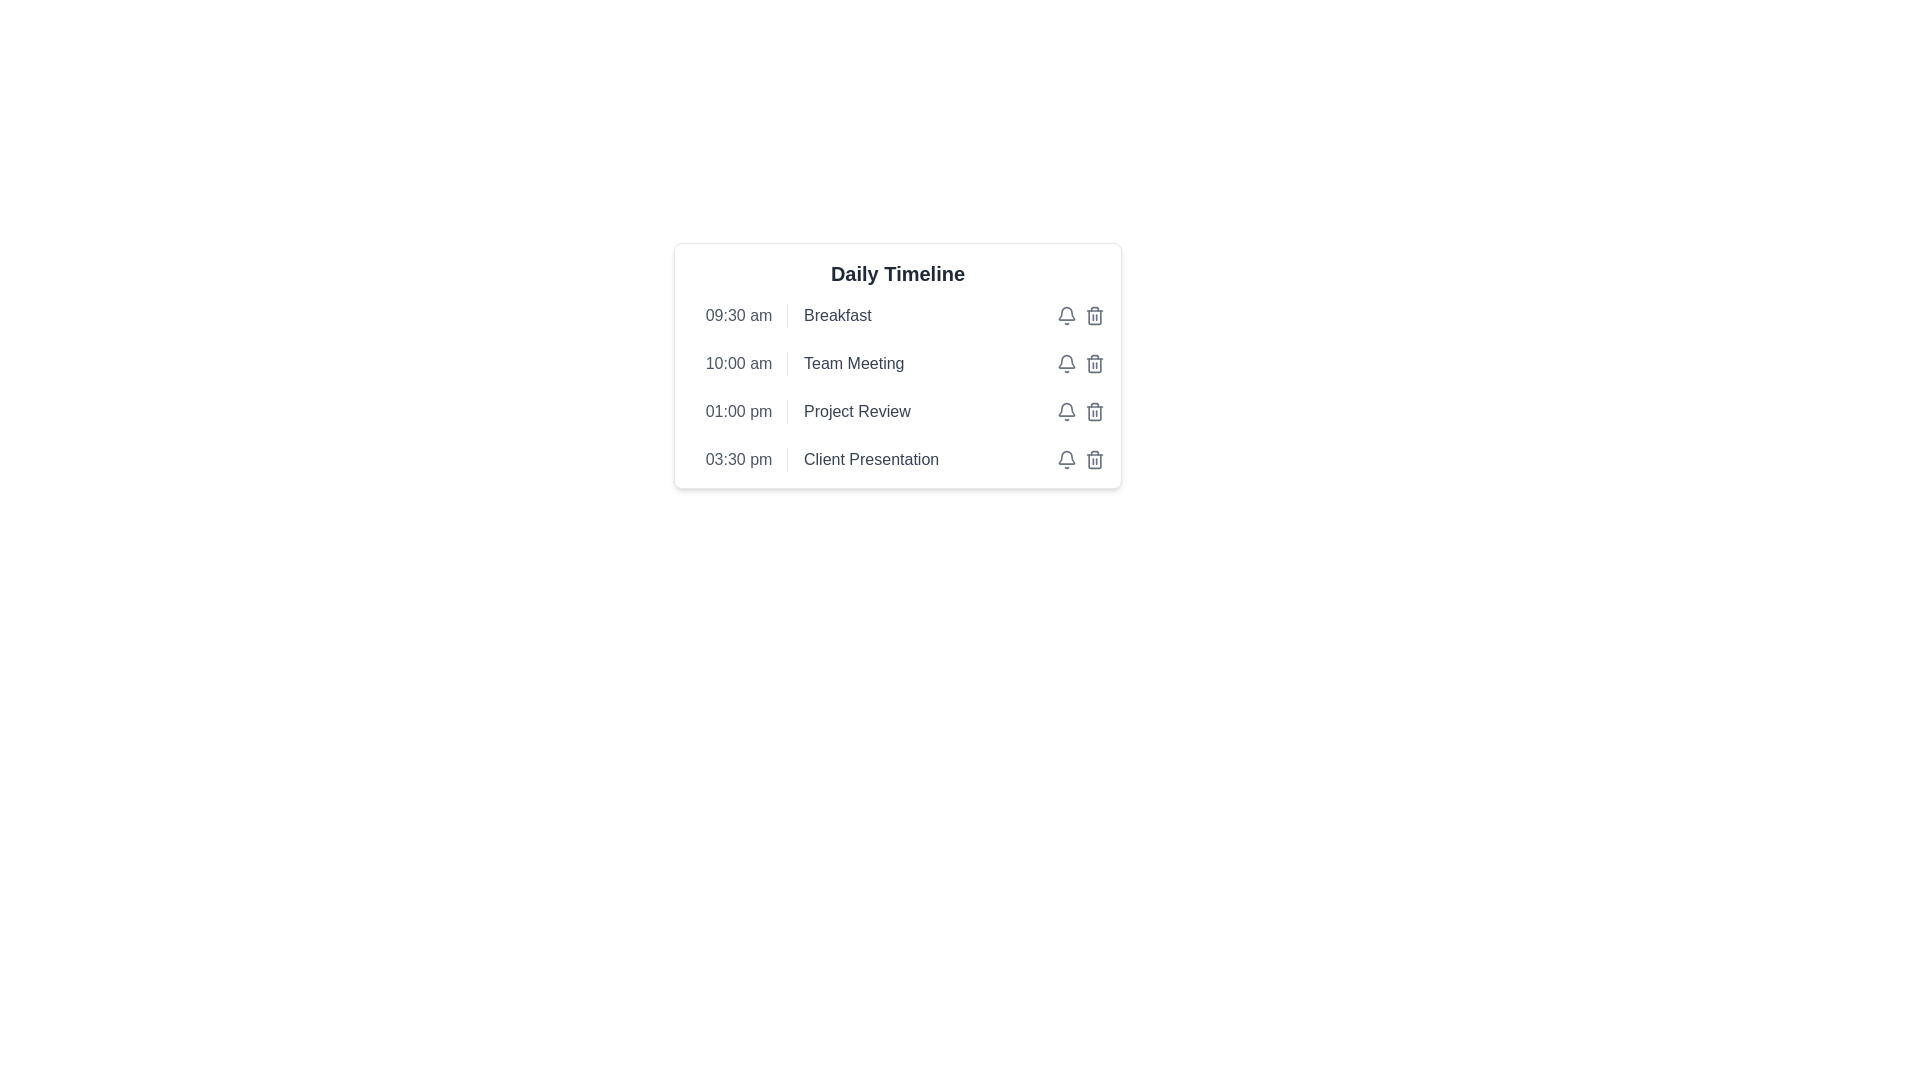 This screenshot has width=1920, height=1080. What do you see at coordinates (1065, 408) in the screenshot?
I see `the notification icon for the '01:00 pm Project Review' entry in the Daily Timeline component, located to the left of the trash can icon` at bounding box center [1065, 408].